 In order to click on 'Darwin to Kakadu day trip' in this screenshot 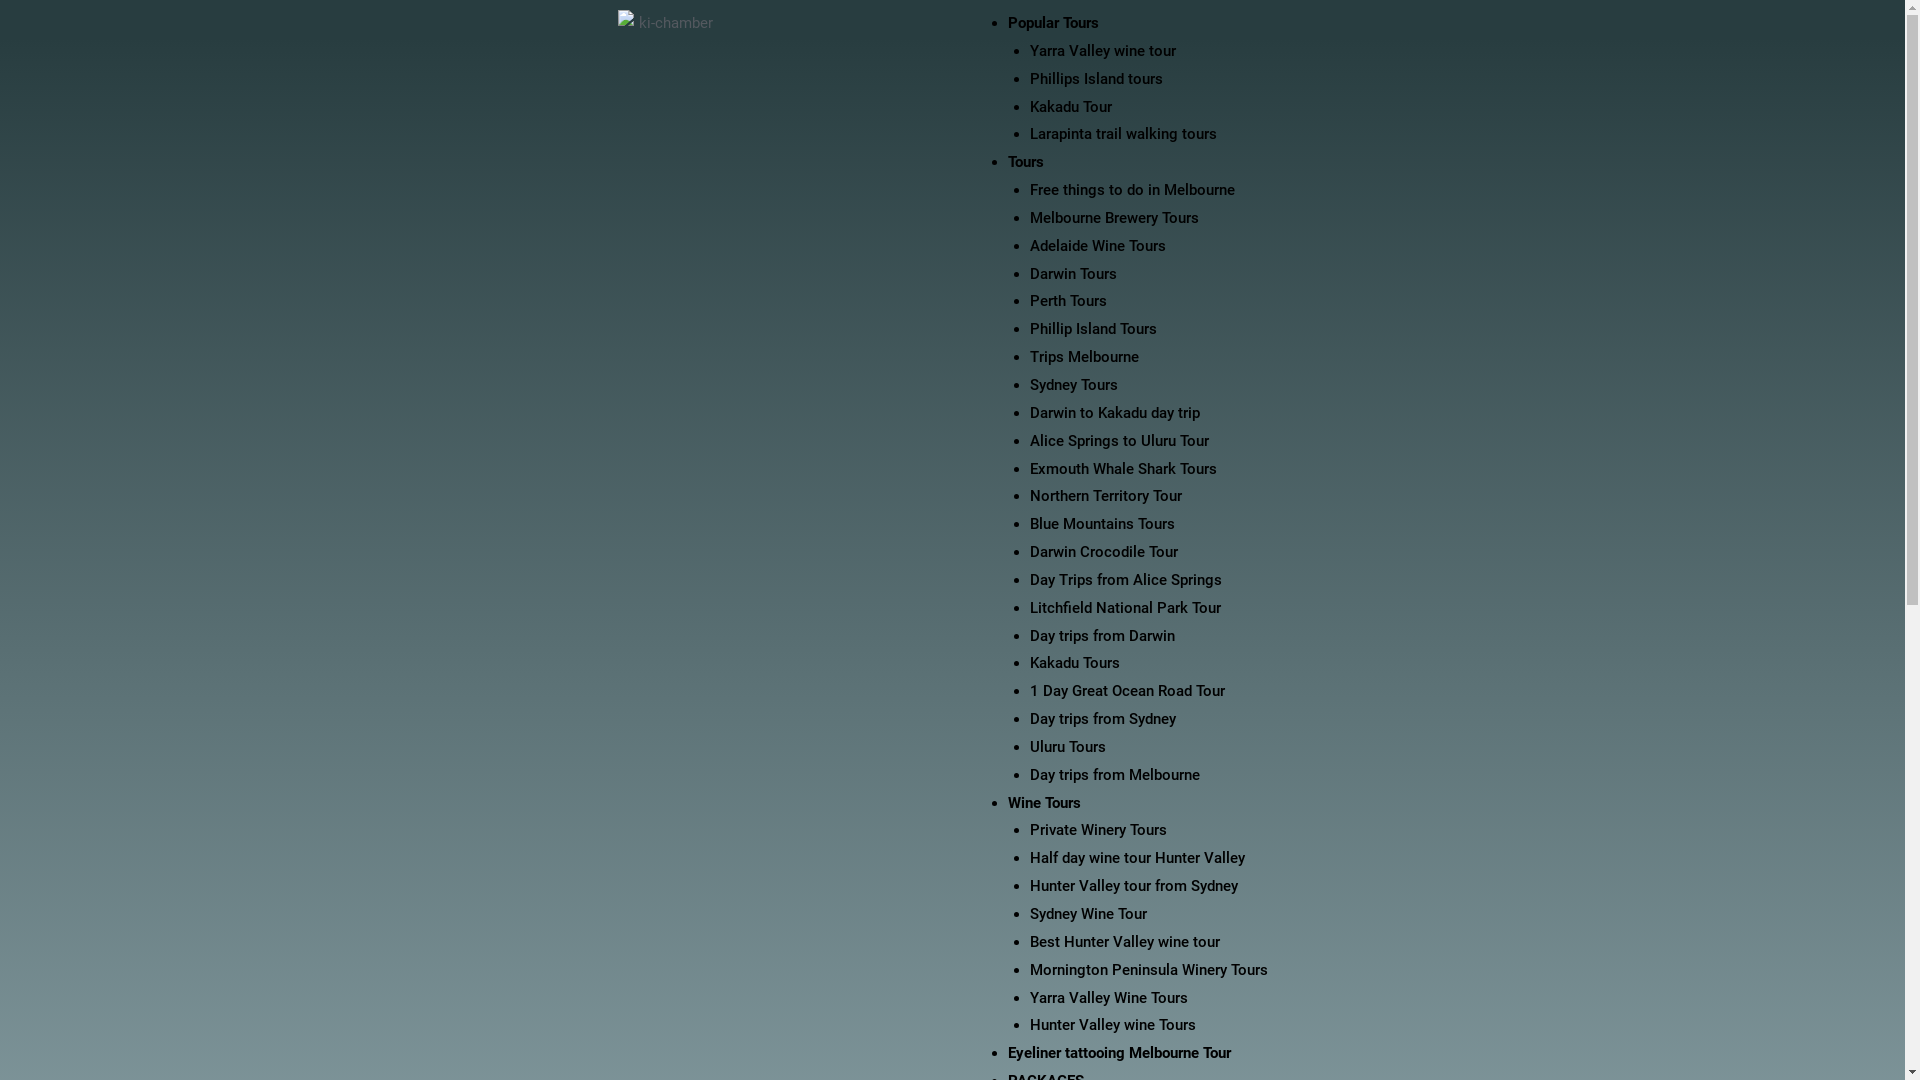, I will do `click(1113, 411)`.